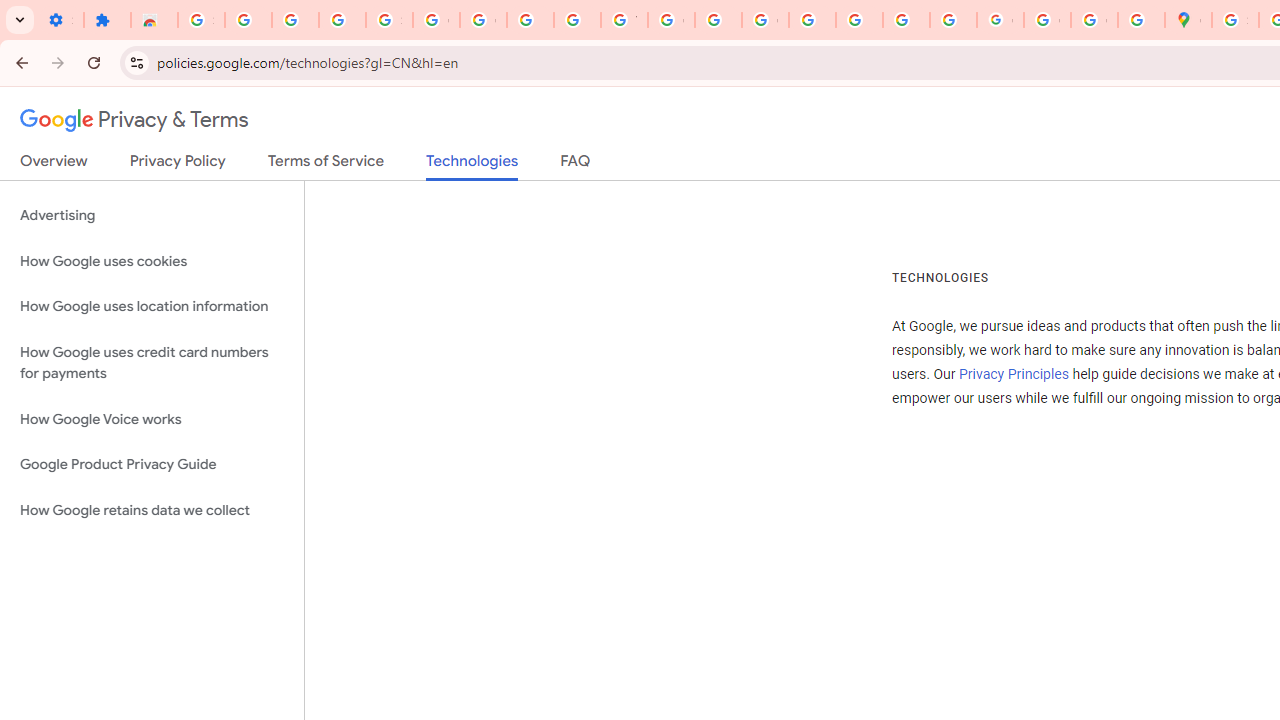 Image resolution: width=1280 pixels, height=720 pixels. Describe the element at coordinates (294, 20) in the screenshot. I see `'Learn how to find your photos - Google Photos Help'` at that location.